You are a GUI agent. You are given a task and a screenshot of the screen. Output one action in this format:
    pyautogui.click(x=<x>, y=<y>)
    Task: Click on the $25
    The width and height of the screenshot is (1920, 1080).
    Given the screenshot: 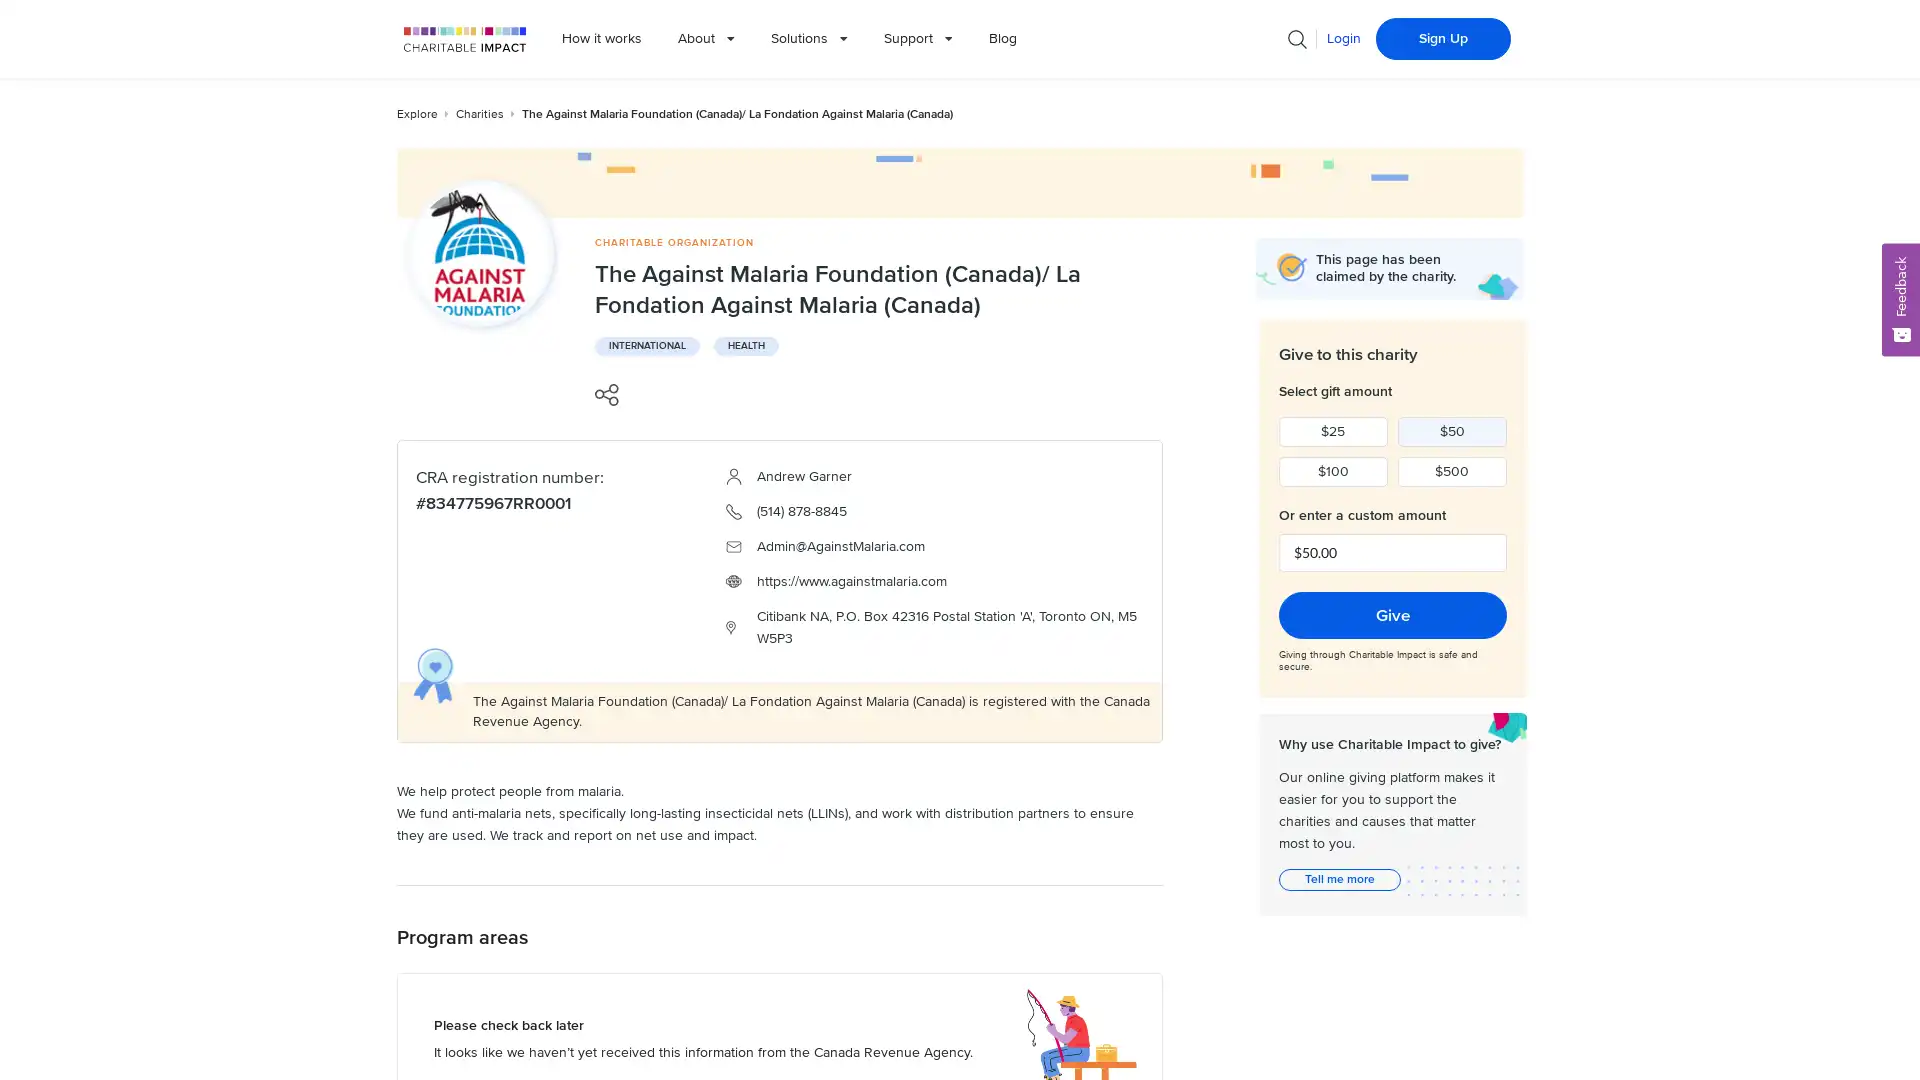 What is the action you would take?
    pyautogui.click(x=1332, y=430)
    